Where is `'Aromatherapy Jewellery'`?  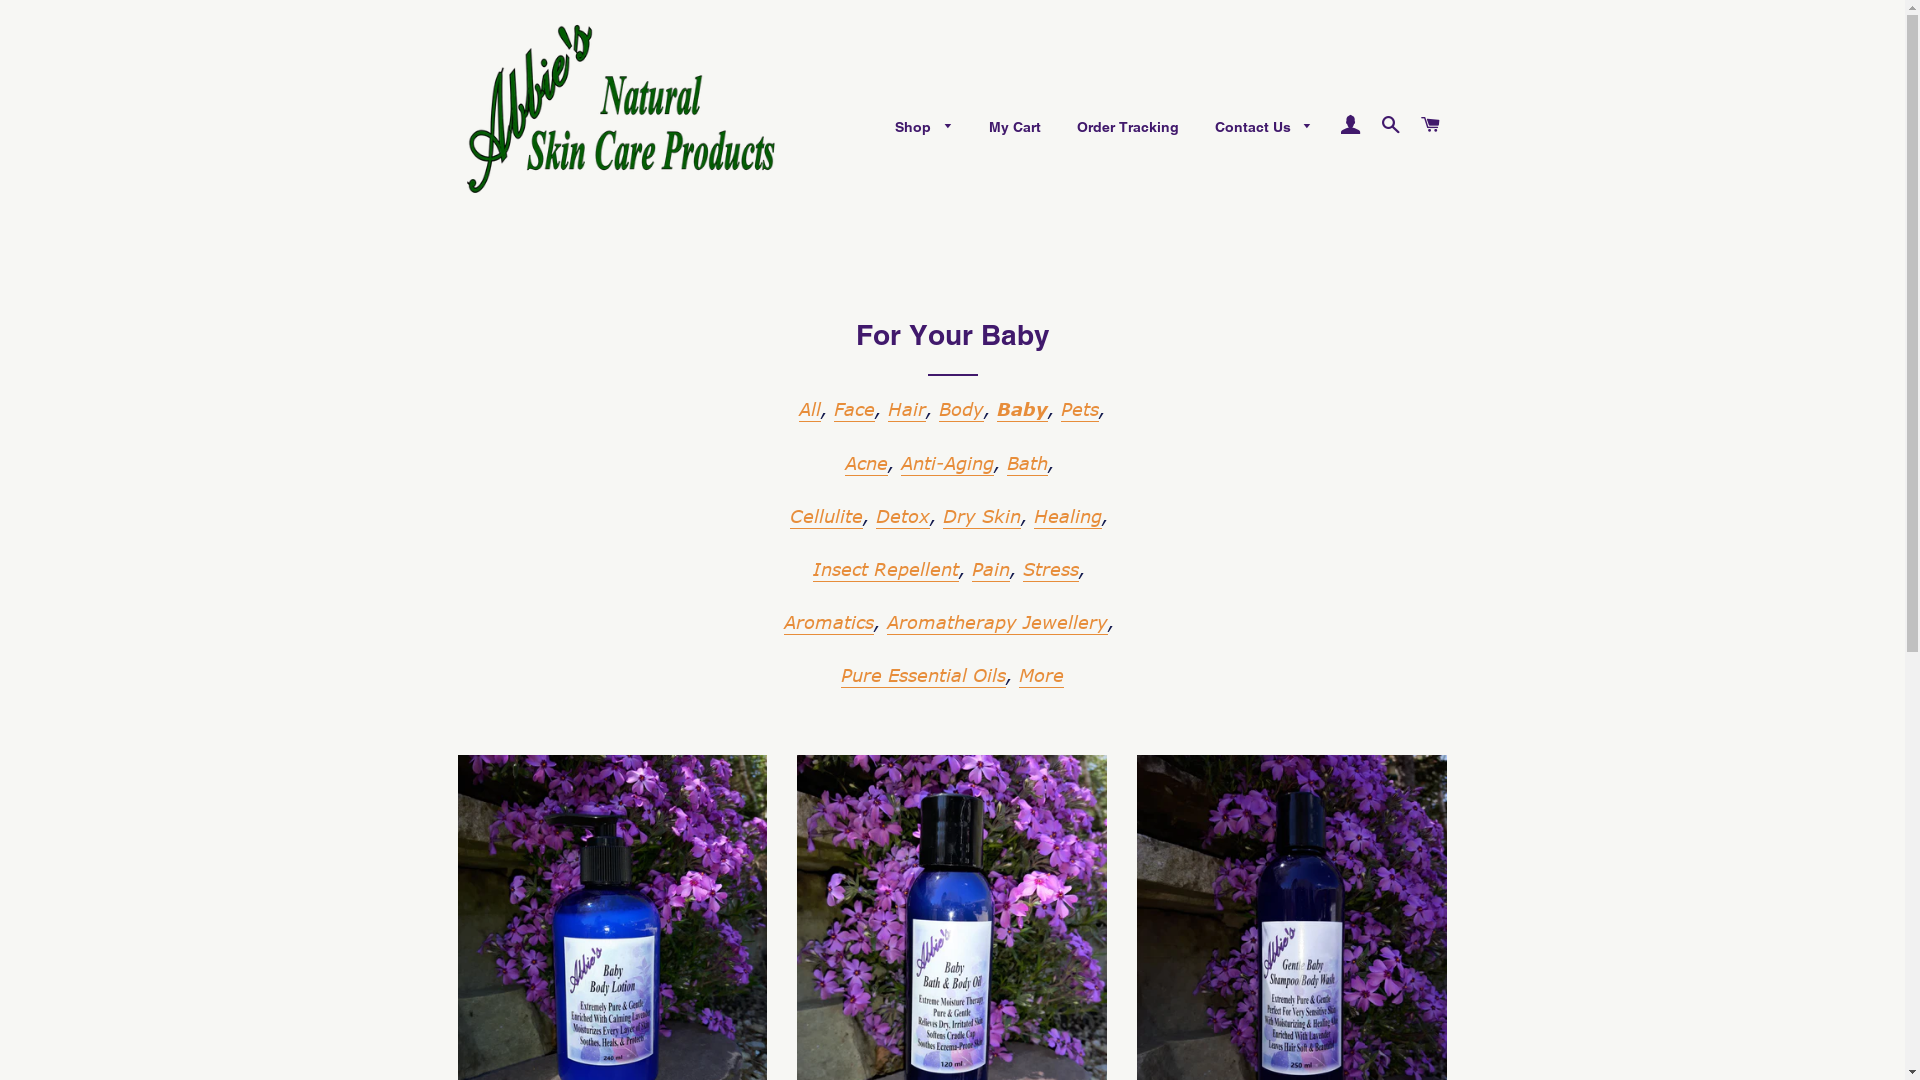 'Aromatherapy Jewellery' is located at coordinates (886, 622).